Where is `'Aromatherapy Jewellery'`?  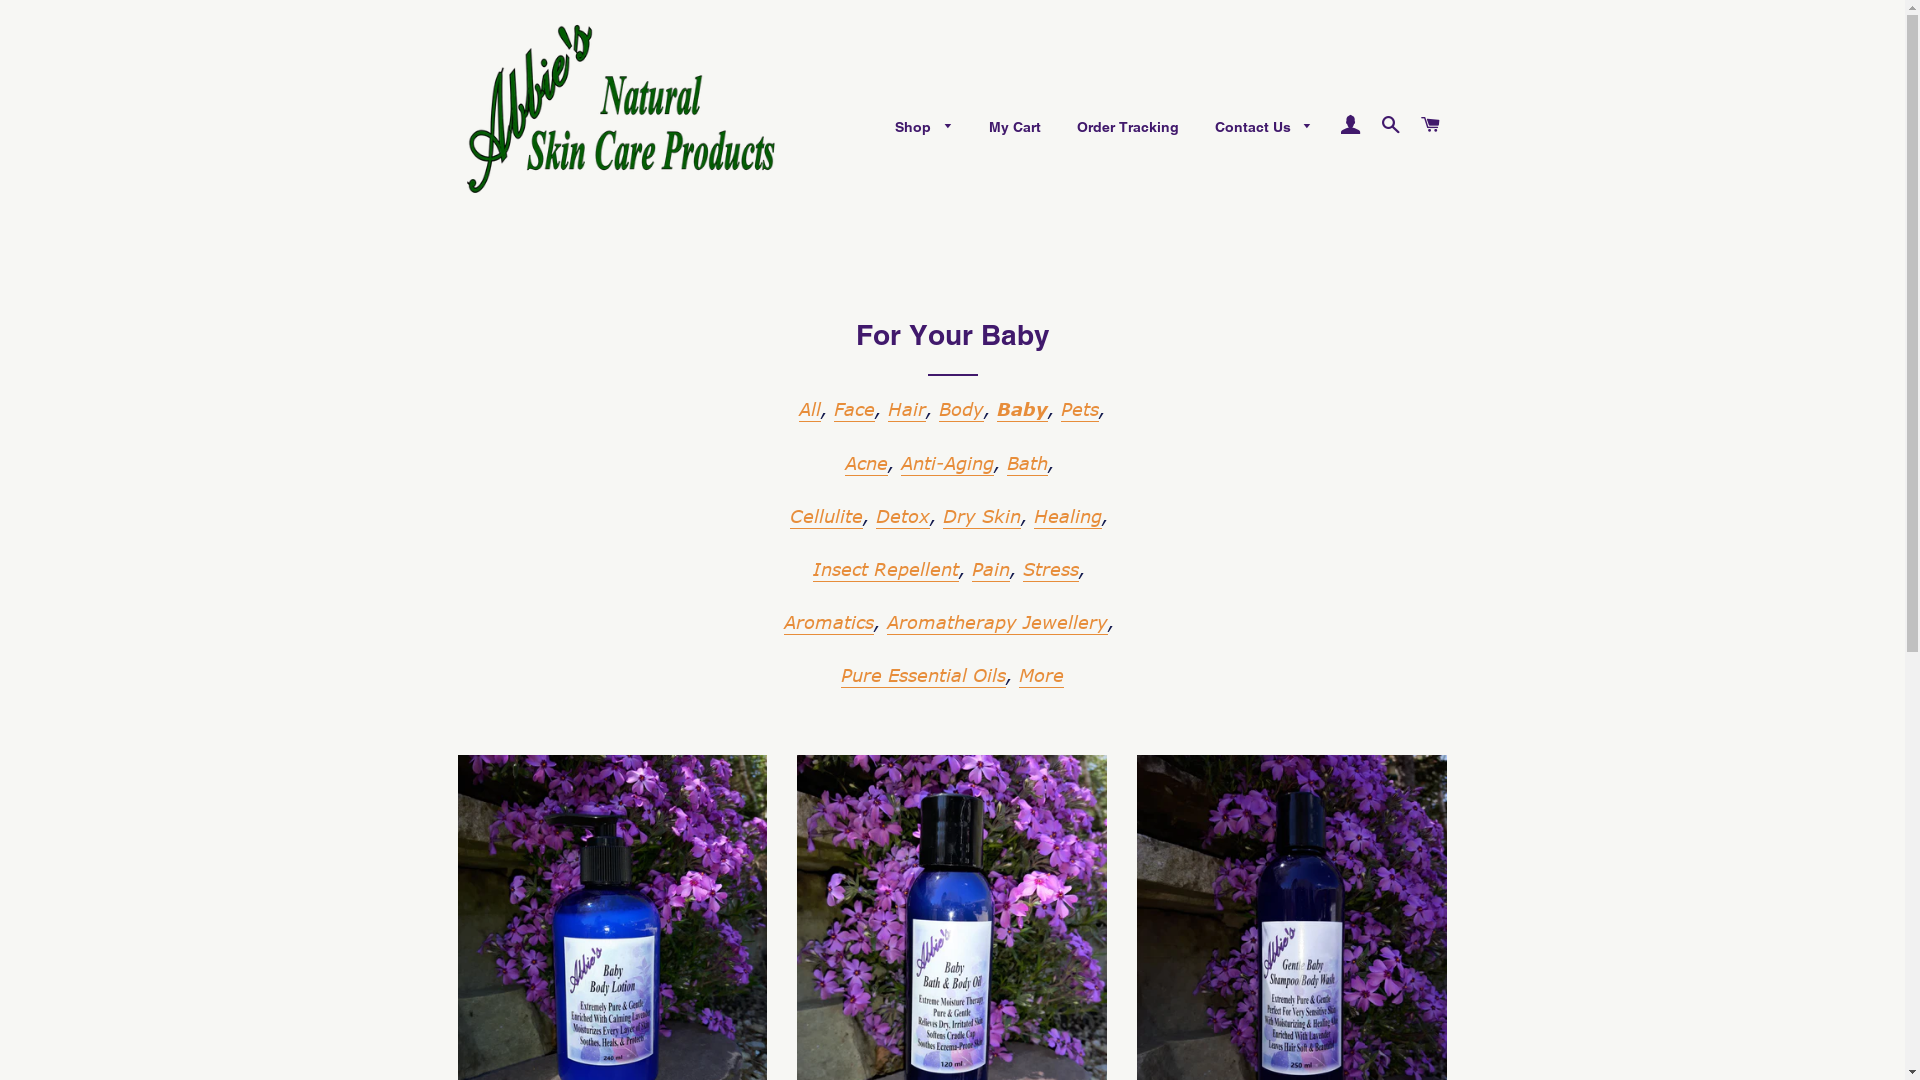 'Aromatherapy Jewellery' is located at coordinates (886, 622).